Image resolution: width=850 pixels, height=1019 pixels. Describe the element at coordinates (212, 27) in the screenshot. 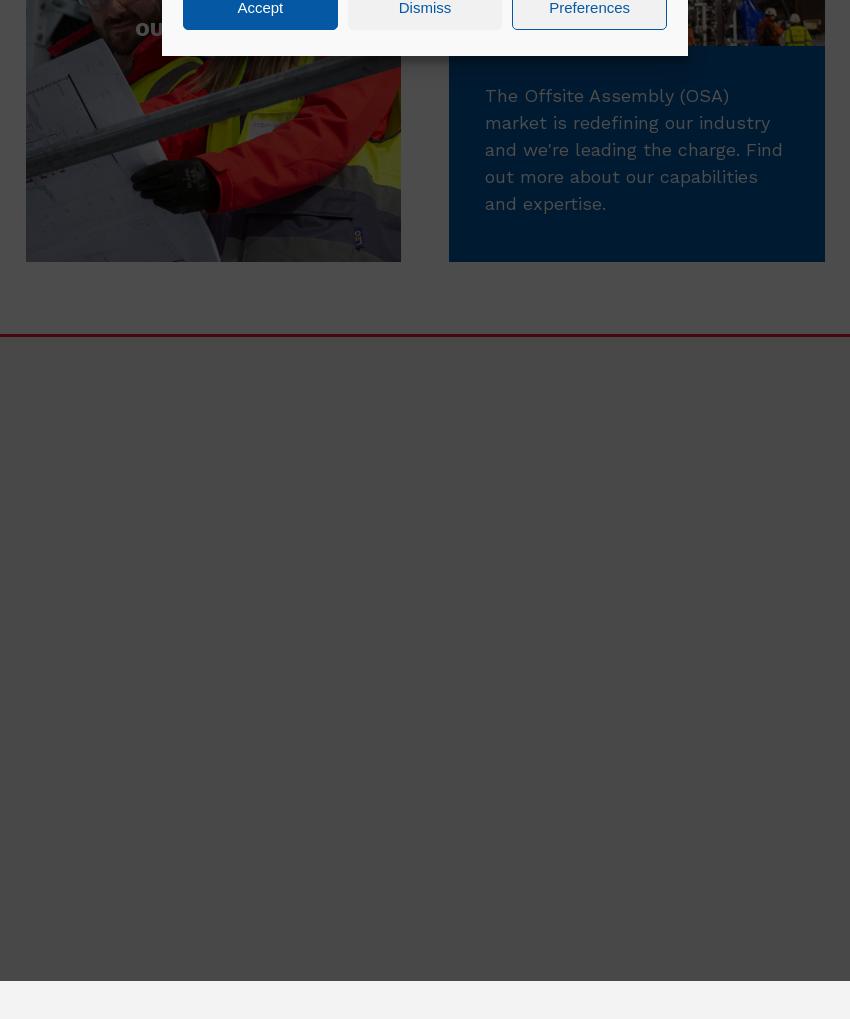

I see `'Our Strategy'` at that location.